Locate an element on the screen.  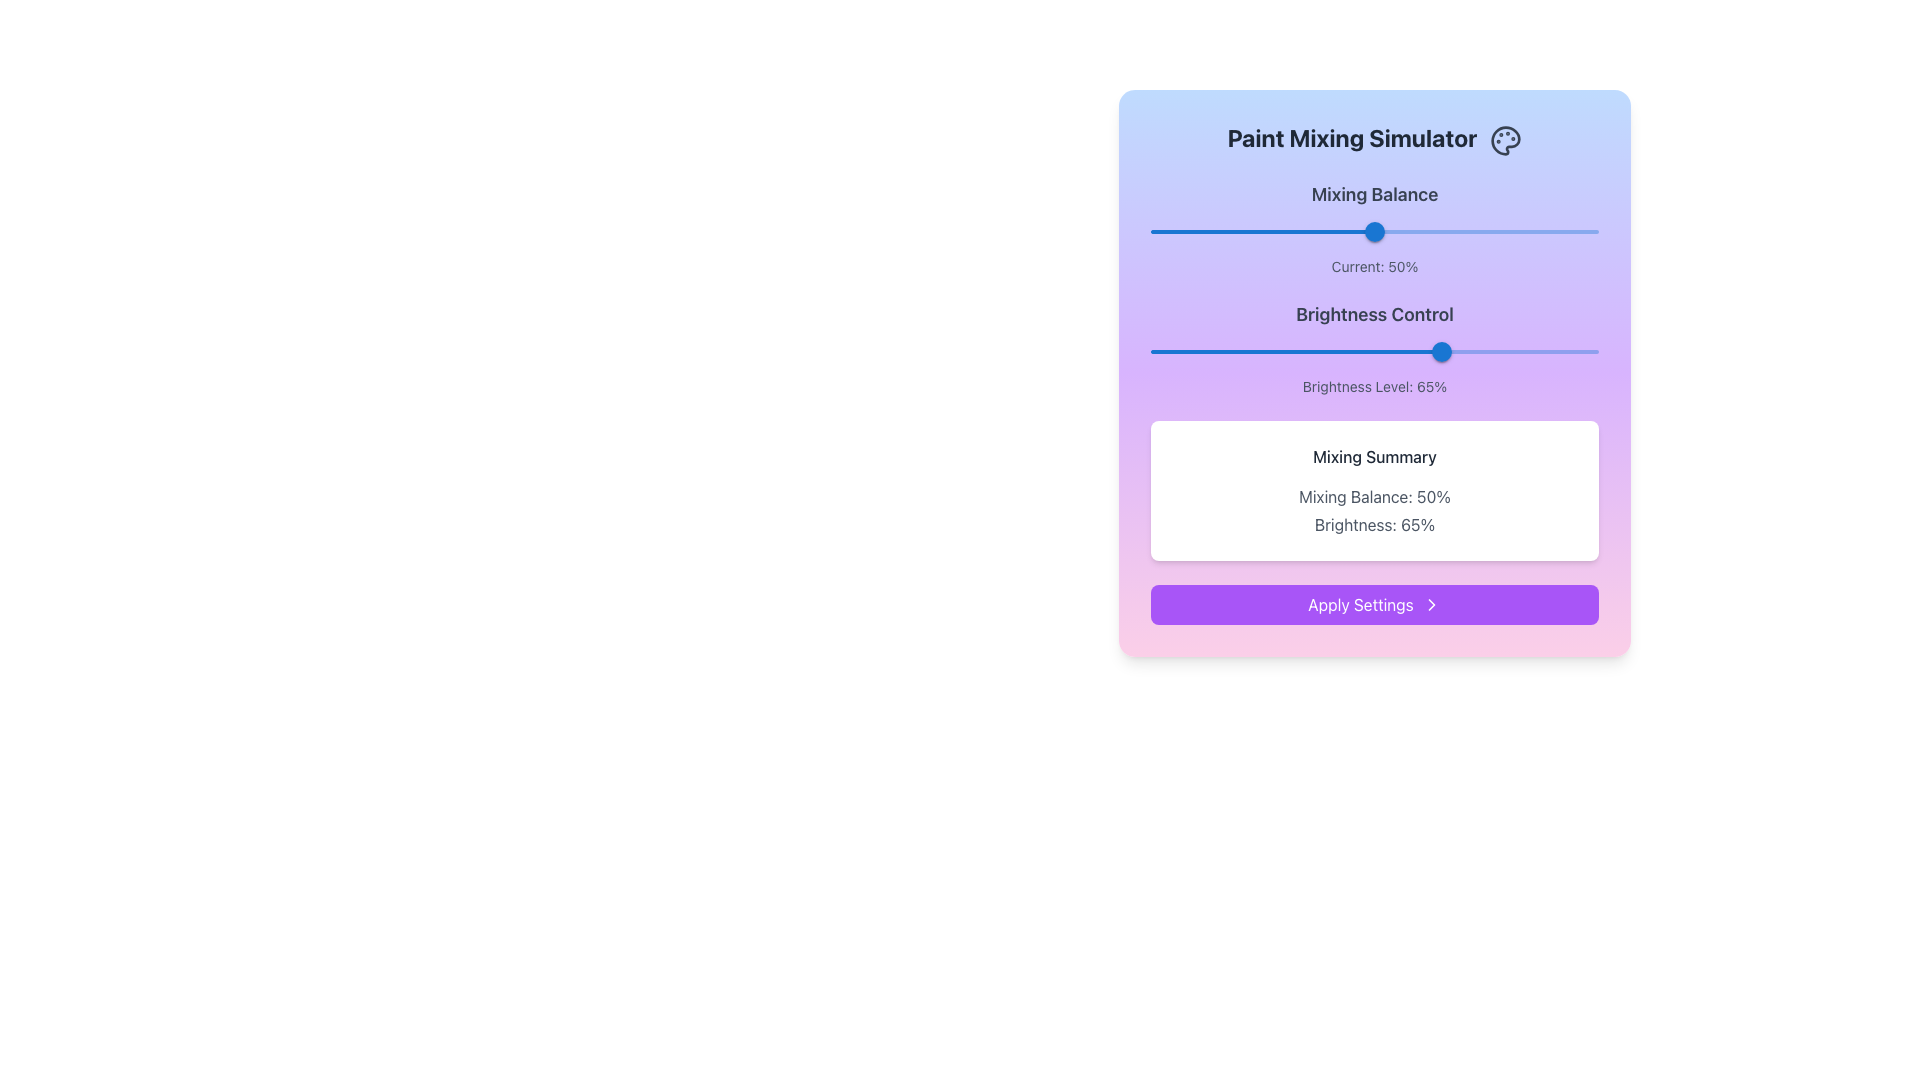
the filled portion of the 'Brightness Control' slider, which indicates a value from 0% to 65% is located at coordinates (1296, 350).